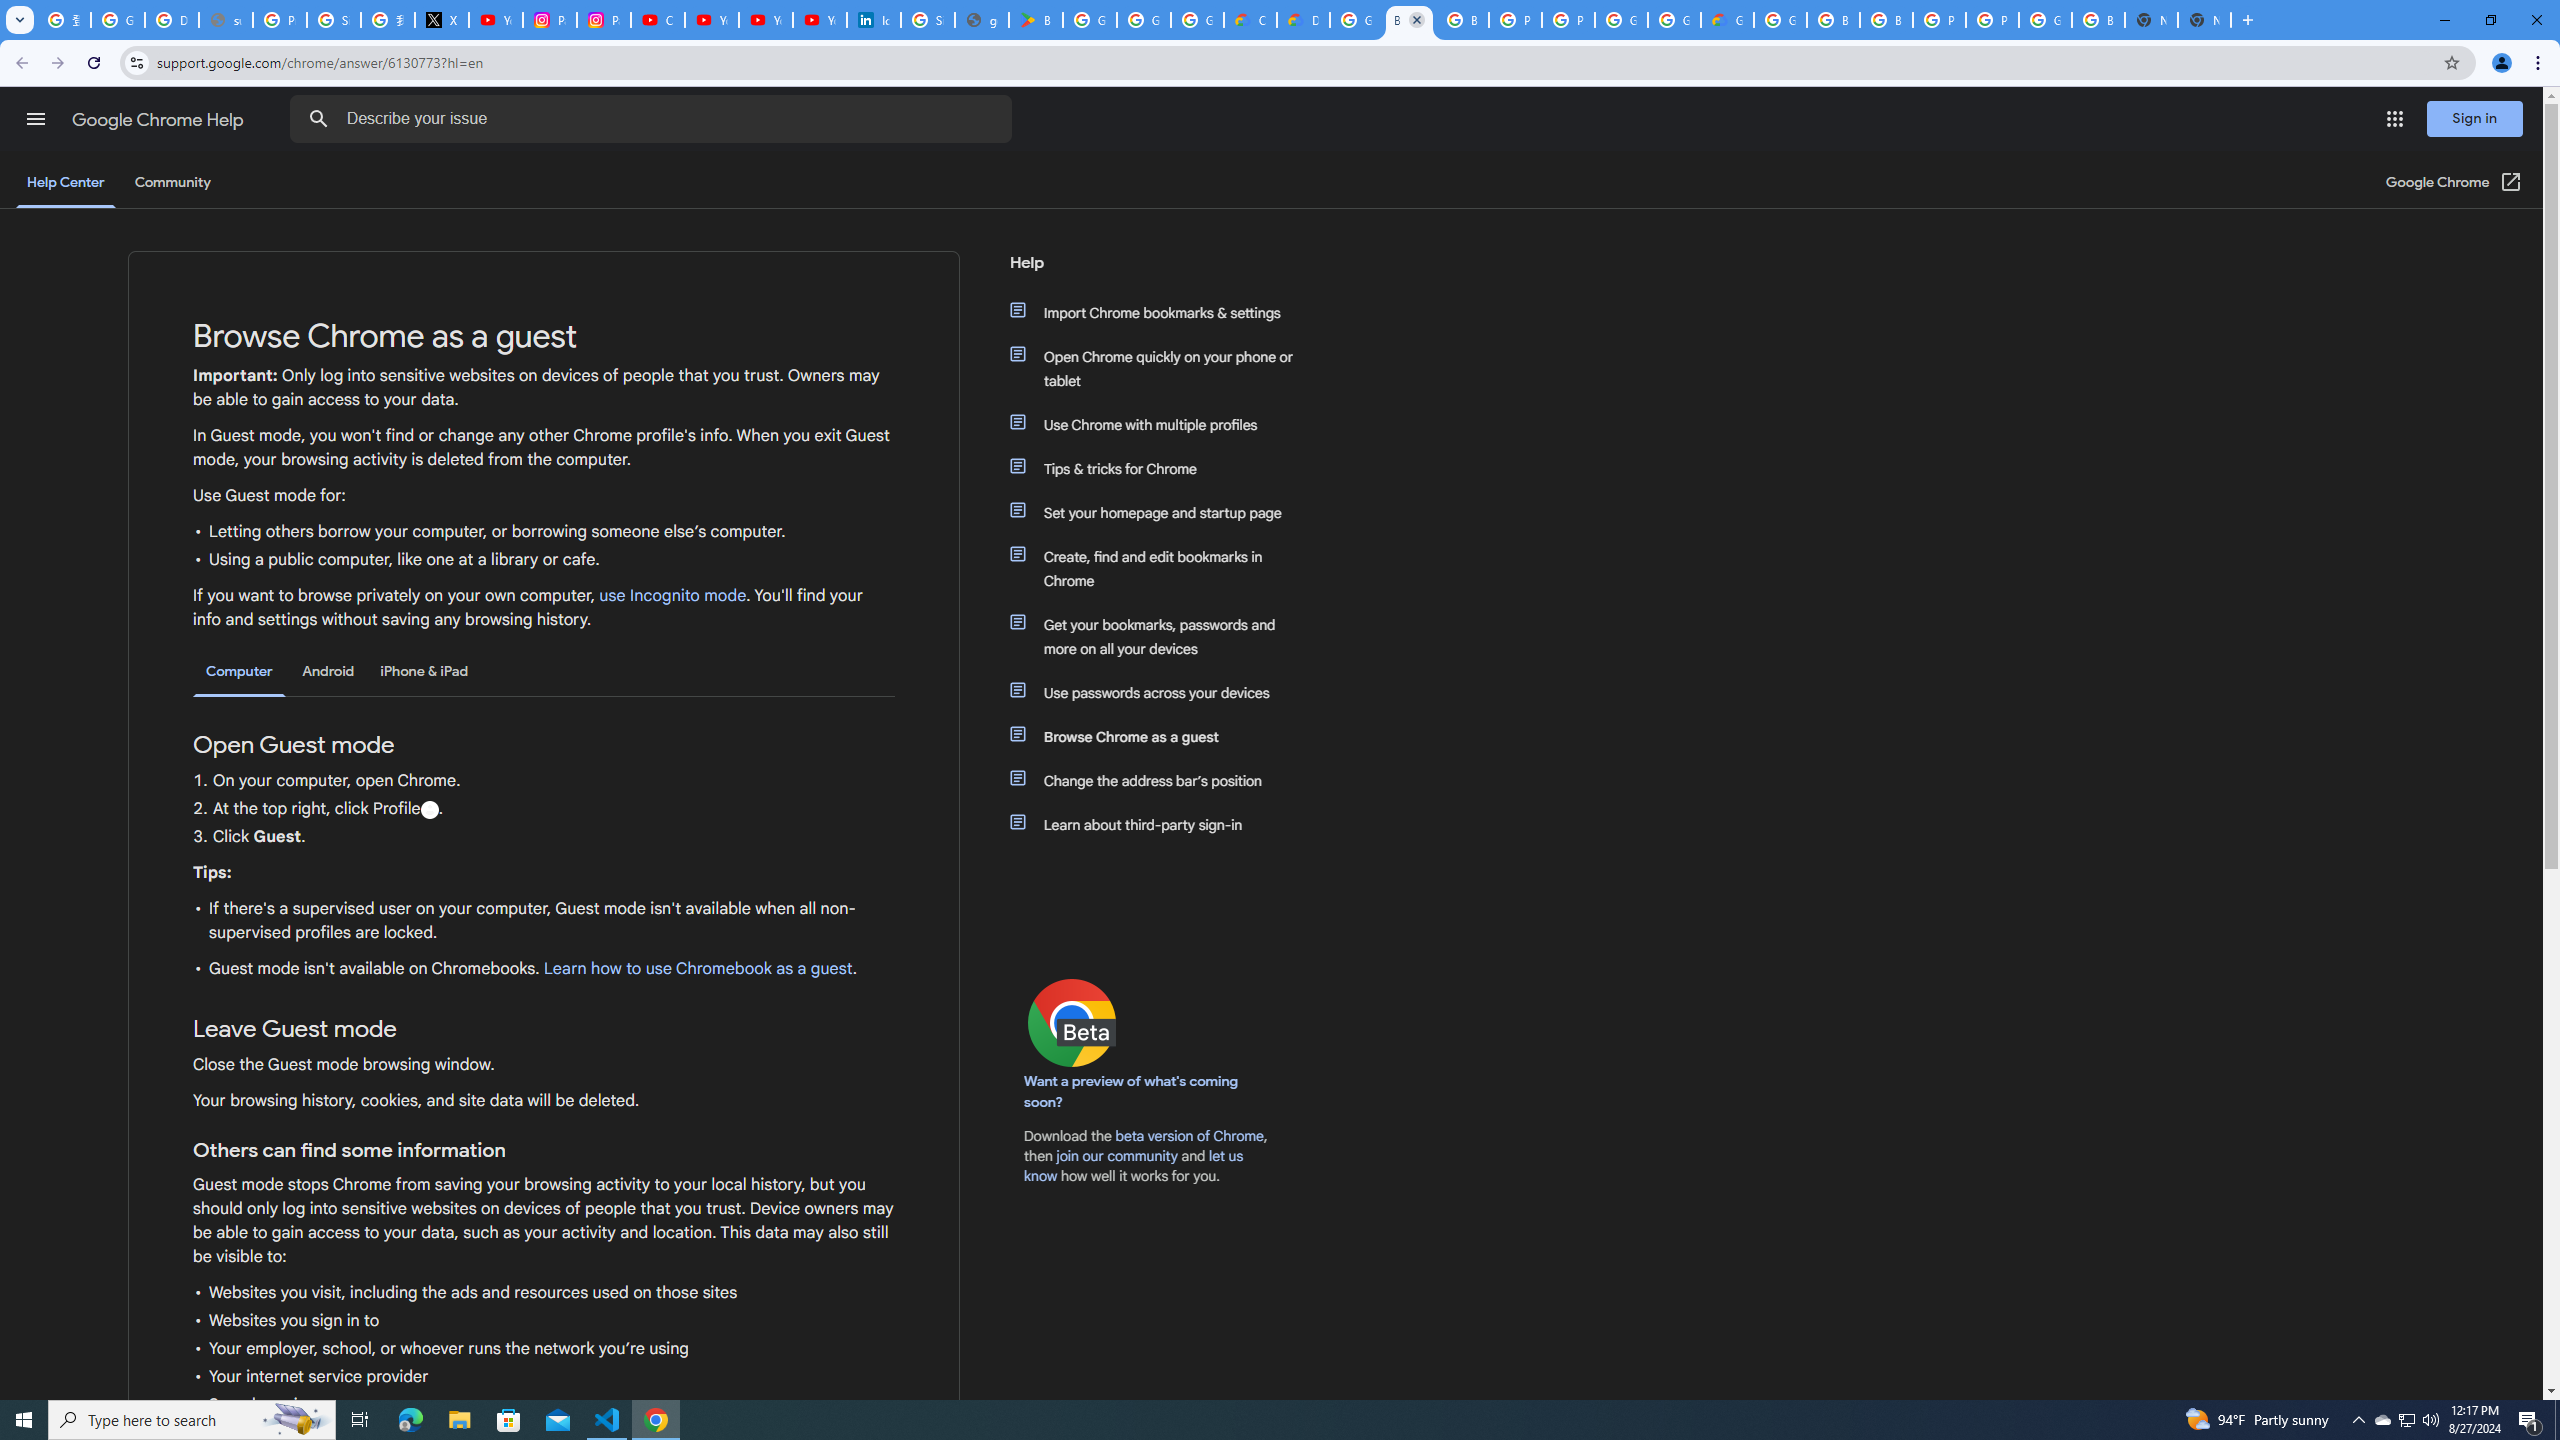 The image size is (2560, 1440). I want to click on 'Tips & tricks for Chrome', so click(1162, 467).